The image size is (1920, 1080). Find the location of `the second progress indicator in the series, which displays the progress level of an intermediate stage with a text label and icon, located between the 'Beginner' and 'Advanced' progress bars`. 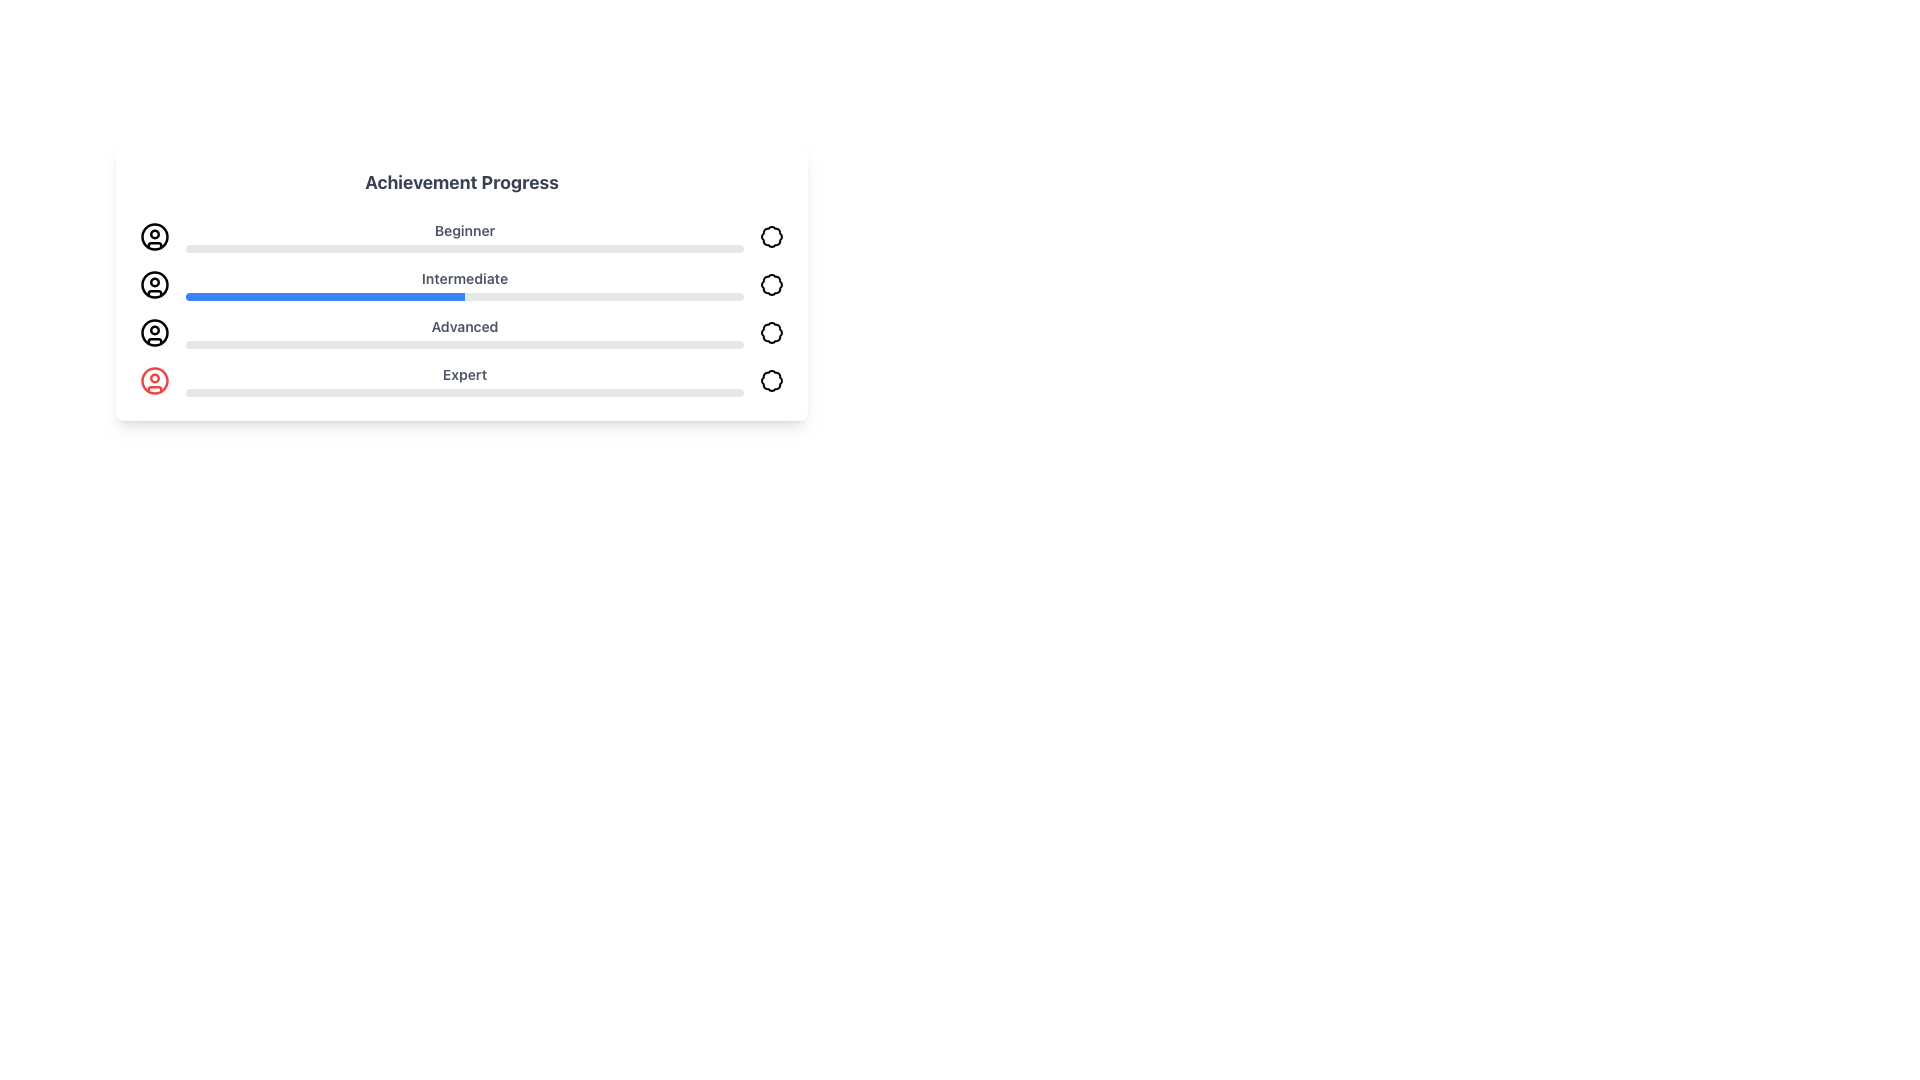

the second progress indicator in the series, which displays the progress level of an intermediate stage with a text label and icon, located between the 'Beginner' and 'Advanced' progress bars is located at coordinates (460, 285).